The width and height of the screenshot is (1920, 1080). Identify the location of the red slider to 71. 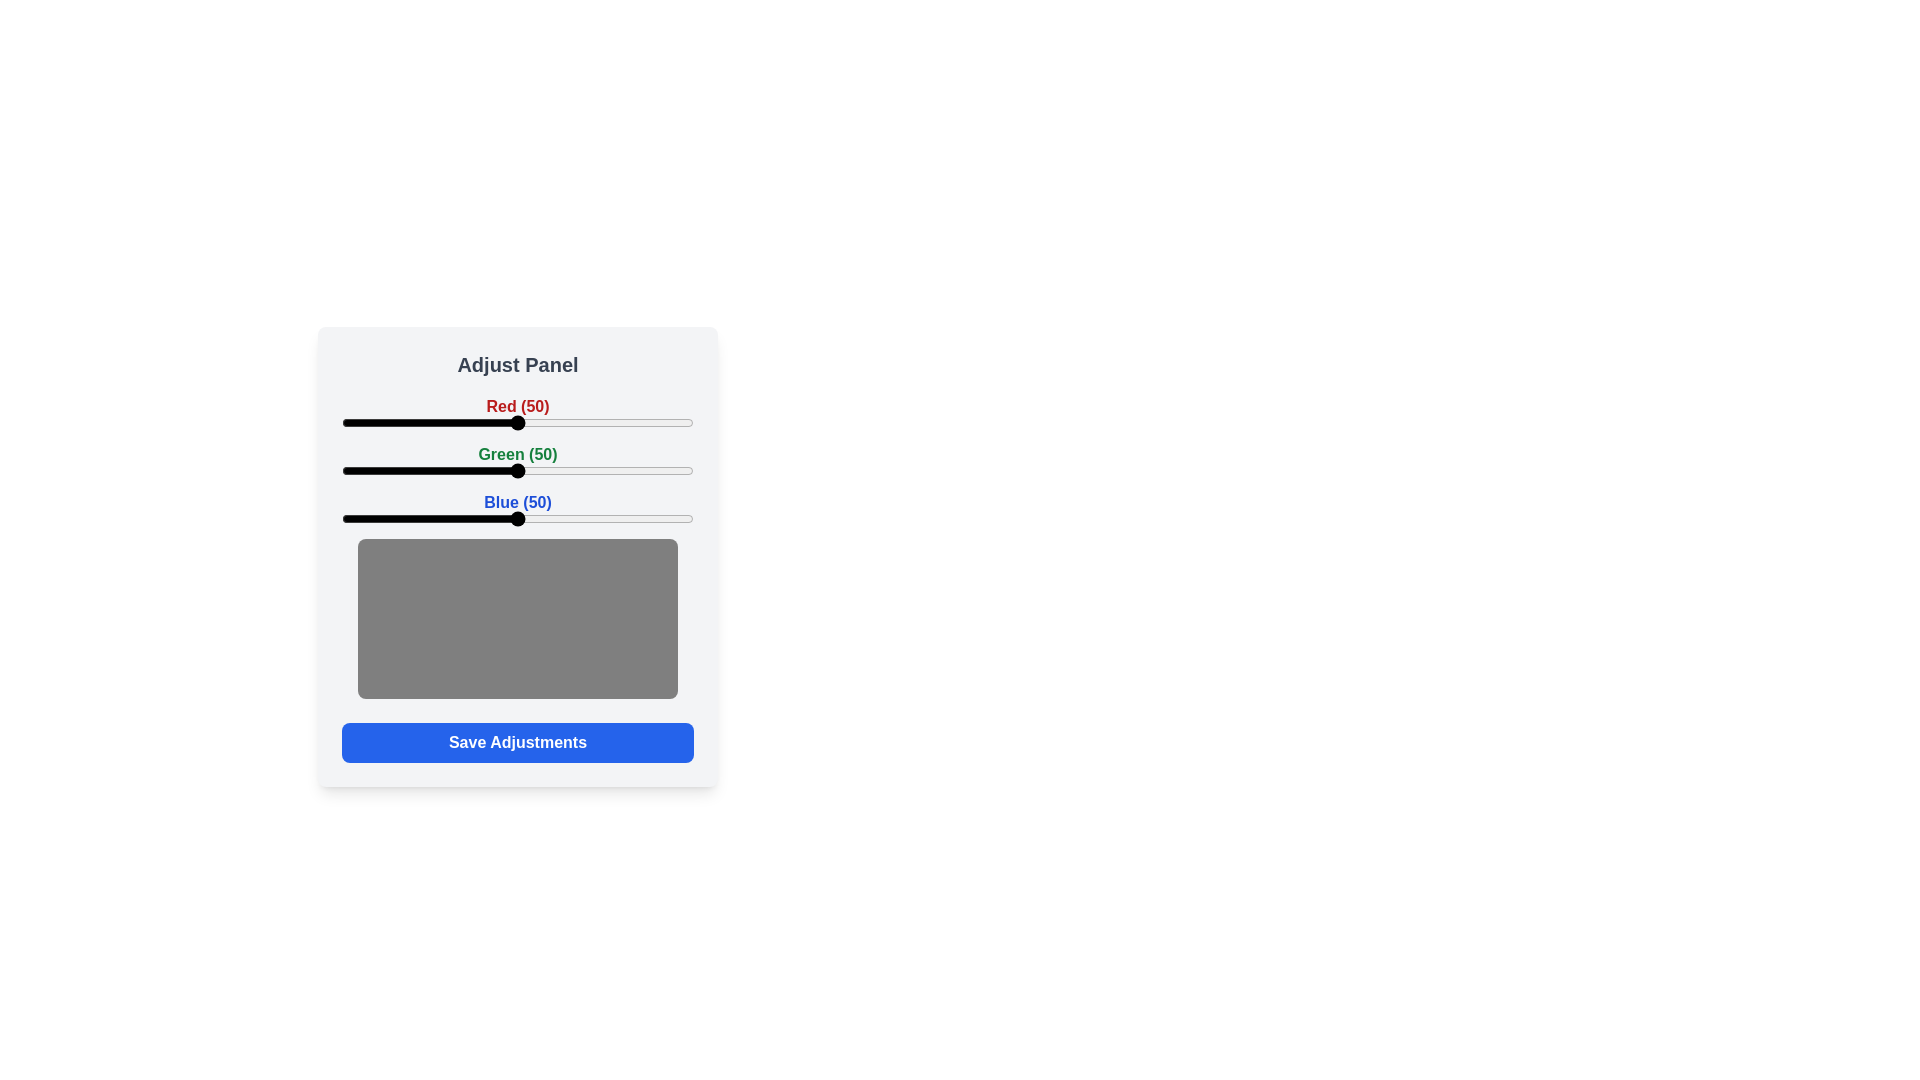
(590, 422).